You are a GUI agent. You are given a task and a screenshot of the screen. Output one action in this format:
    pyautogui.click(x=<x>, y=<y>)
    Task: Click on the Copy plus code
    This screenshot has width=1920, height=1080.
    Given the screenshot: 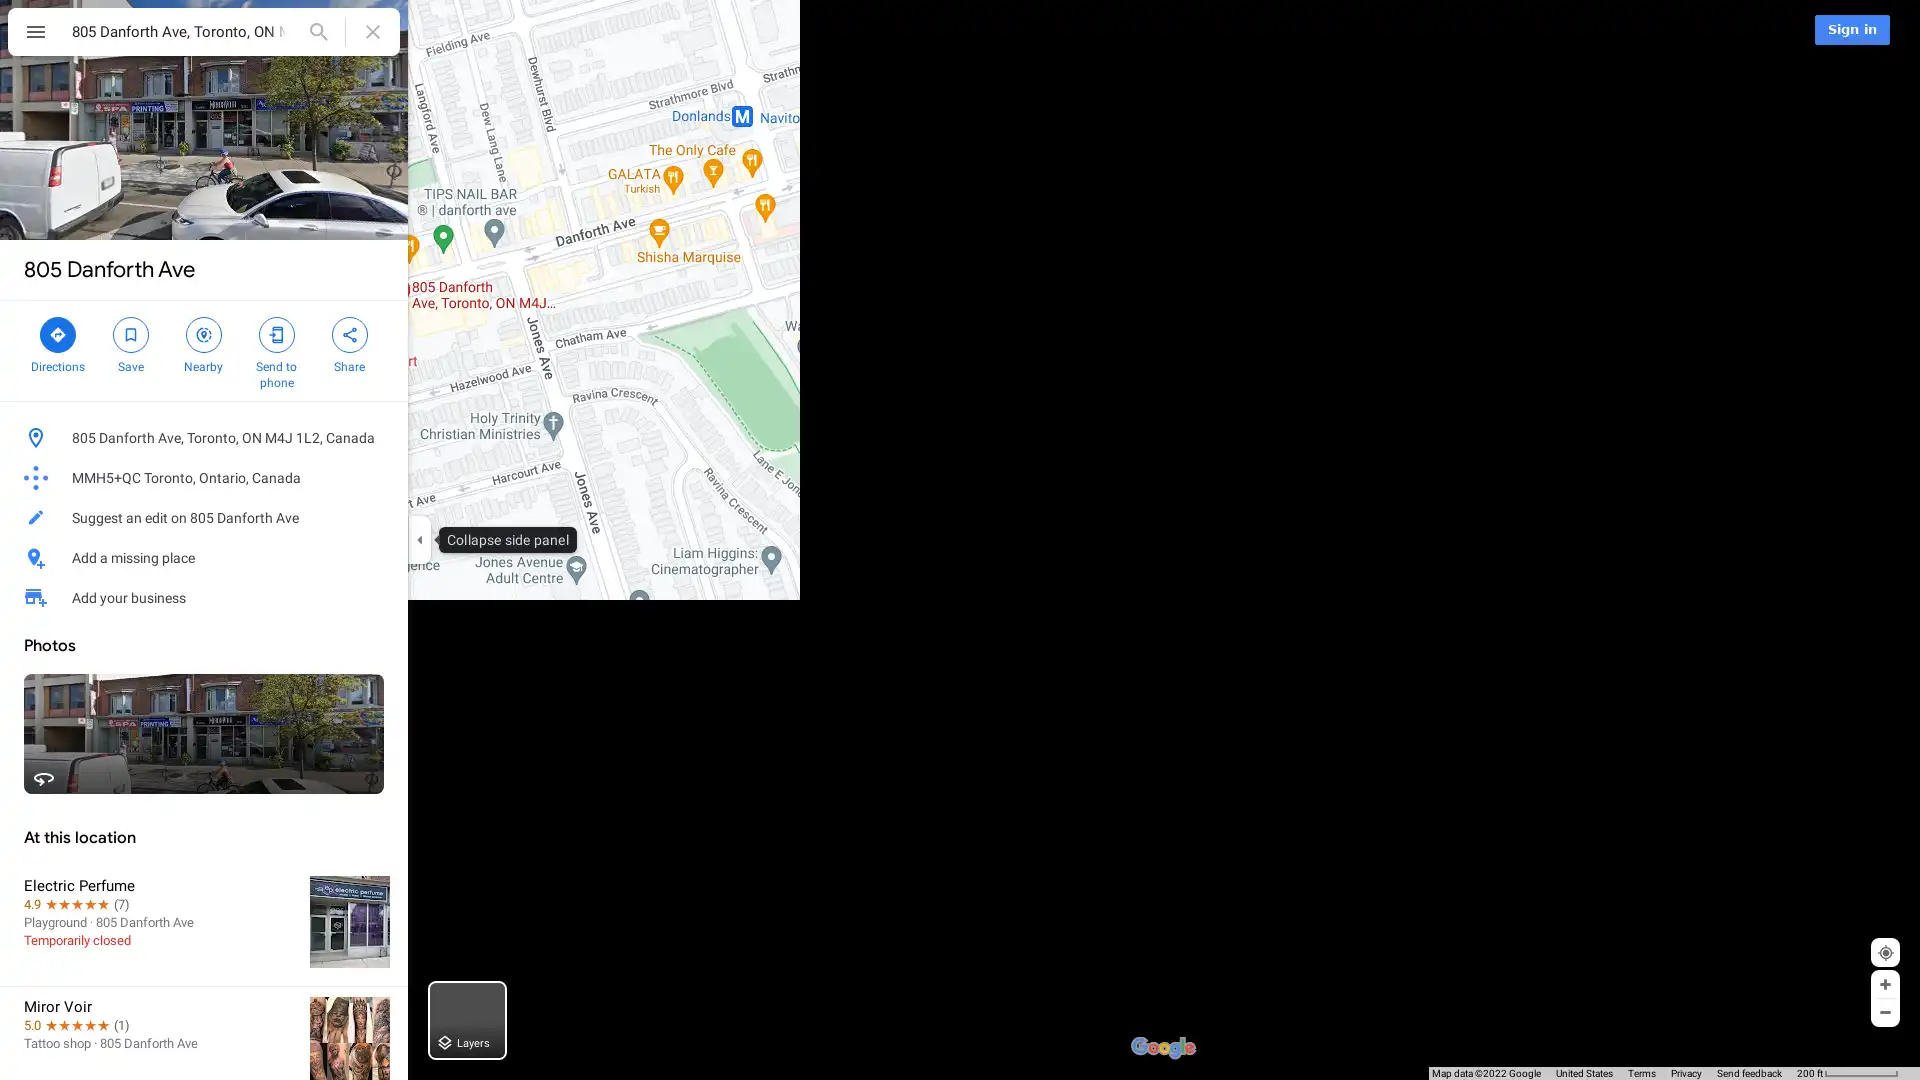 What is the action you would take?
    pyautogui.click(x=329, y=478)
    